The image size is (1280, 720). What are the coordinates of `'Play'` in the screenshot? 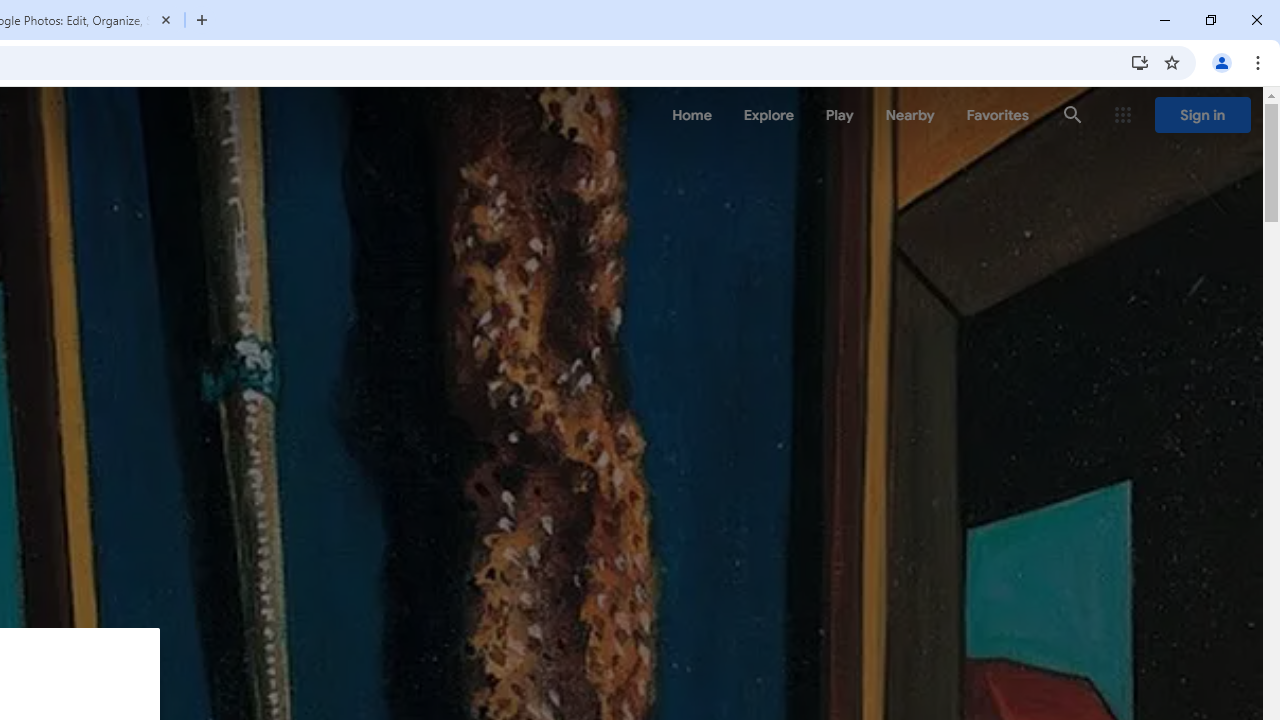 It's located at (840, 115).